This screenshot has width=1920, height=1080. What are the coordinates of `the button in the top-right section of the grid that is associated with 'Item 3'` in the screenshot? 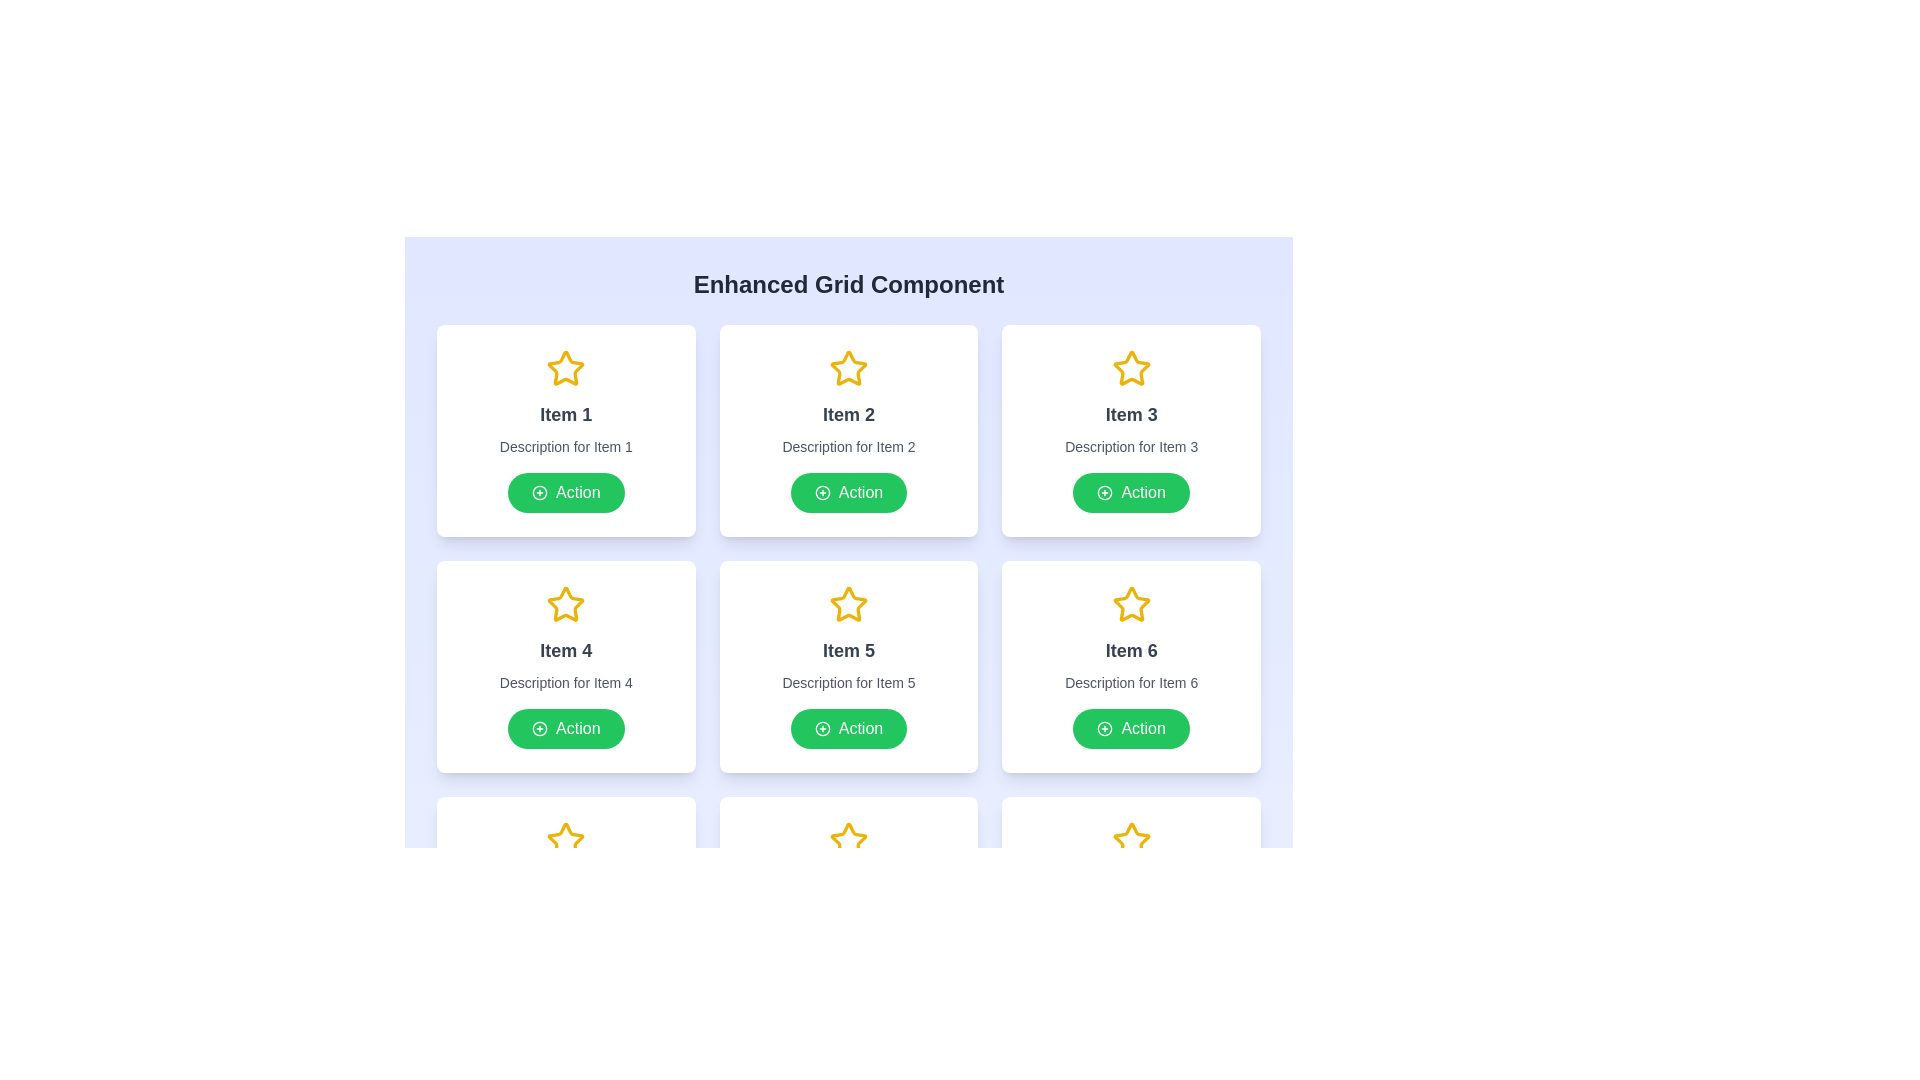 It's located at (1131, 493).